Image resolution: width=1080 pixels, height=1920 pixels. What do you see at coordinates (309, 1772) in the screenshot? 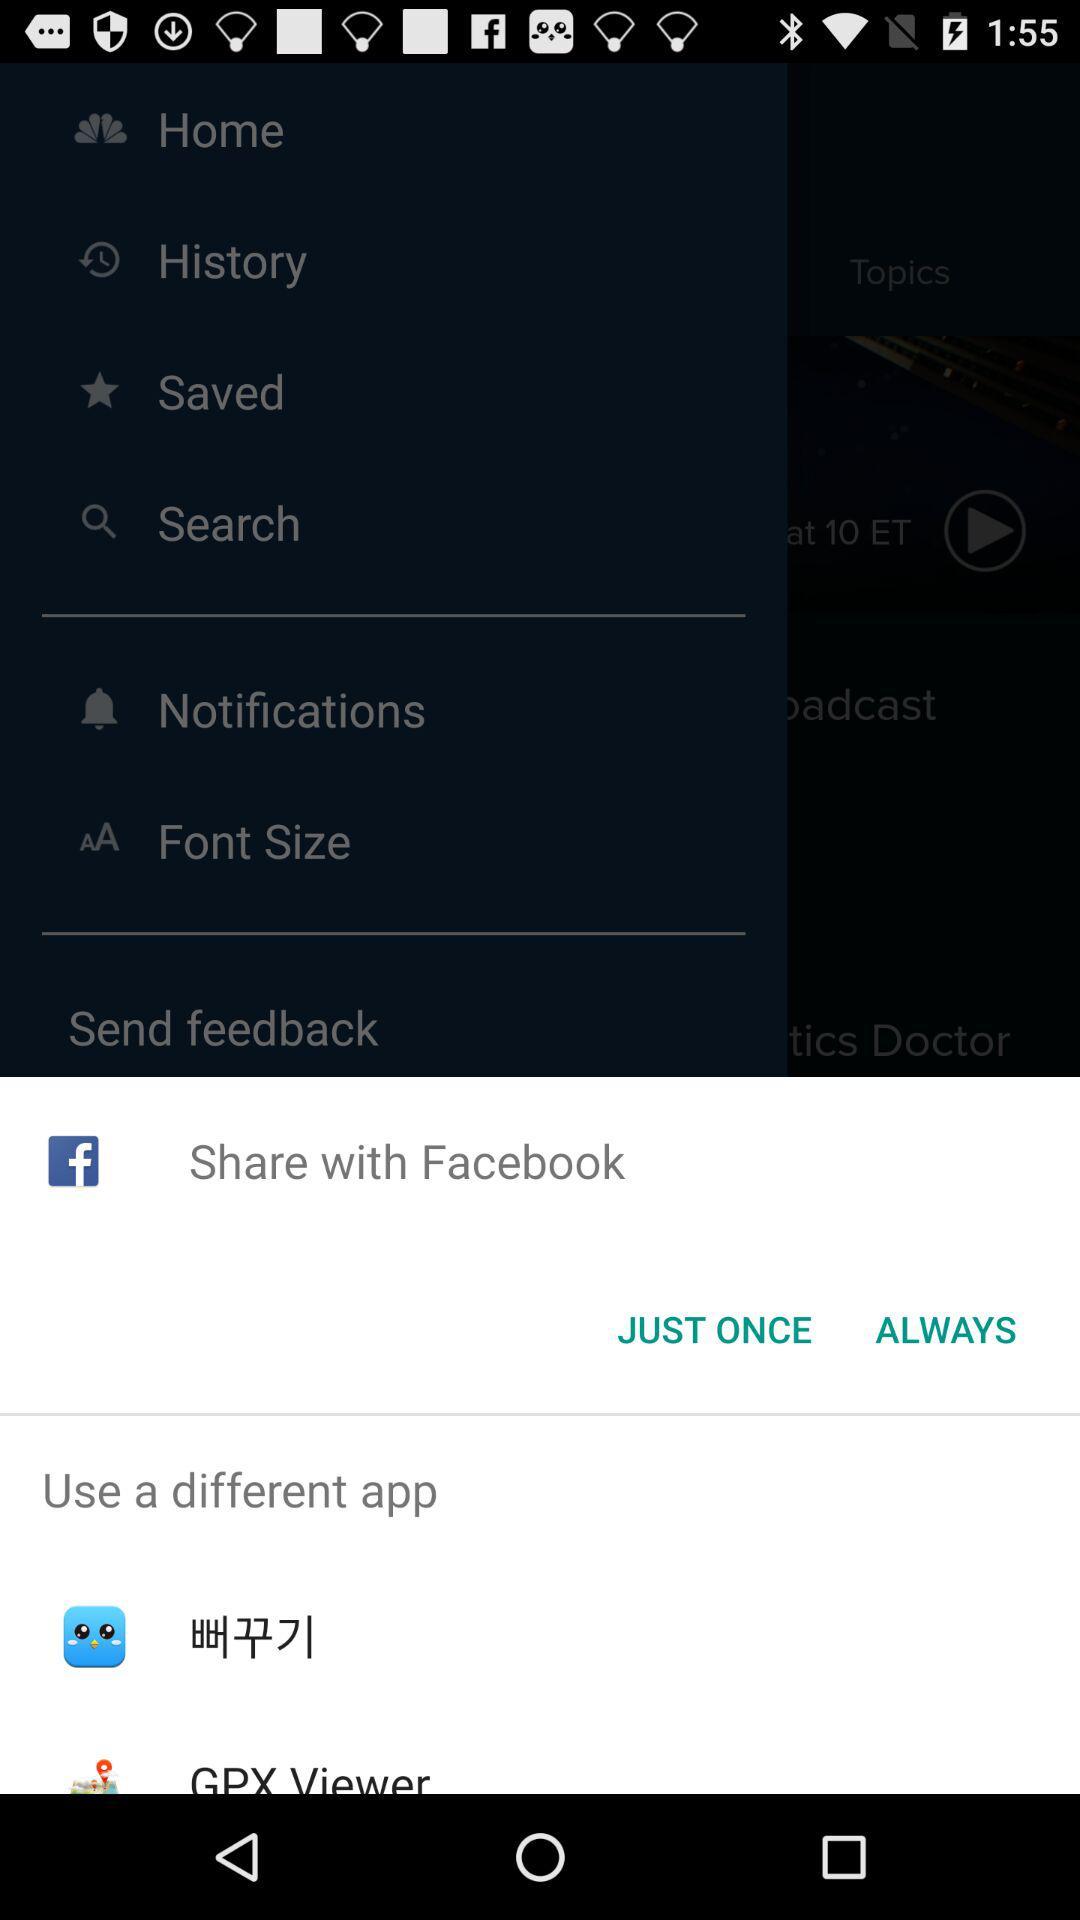
I see `gpx viewer app` at bounding box center [309, 1772].